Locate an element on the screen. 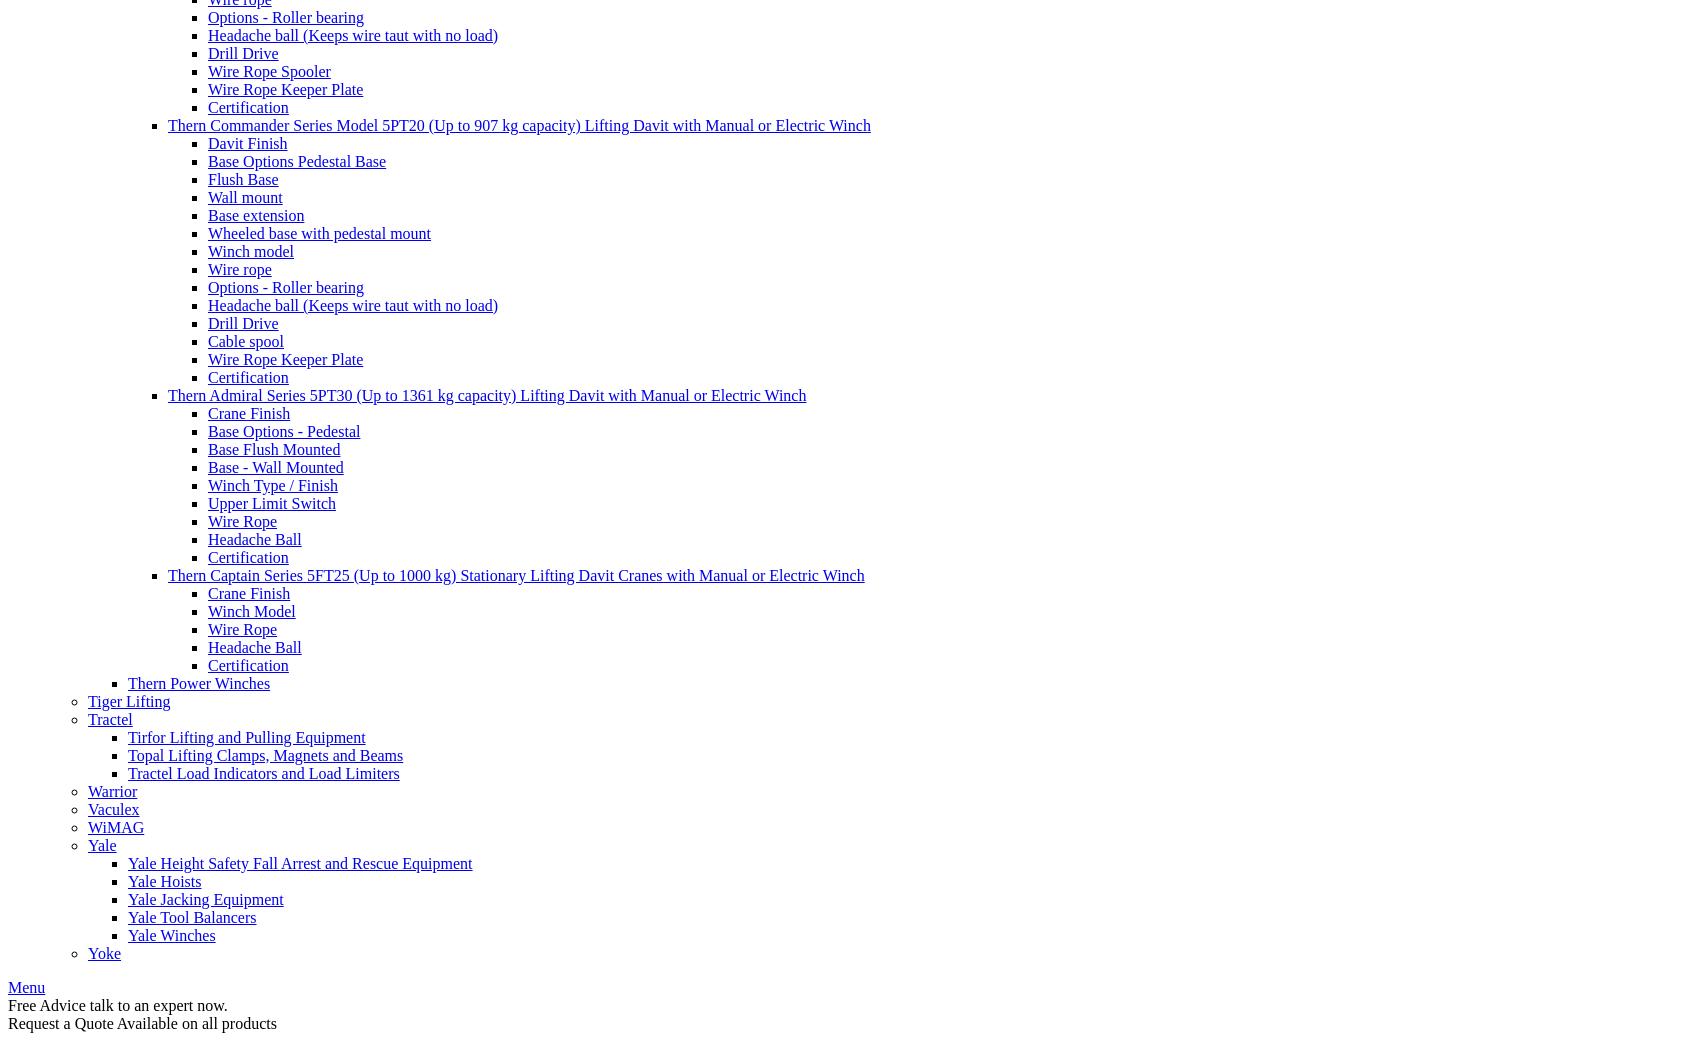 Image resolution: width=1700 pixels, height=1056 pixels. 'Upper Limit Switch' is located at coordinates (207, 501).